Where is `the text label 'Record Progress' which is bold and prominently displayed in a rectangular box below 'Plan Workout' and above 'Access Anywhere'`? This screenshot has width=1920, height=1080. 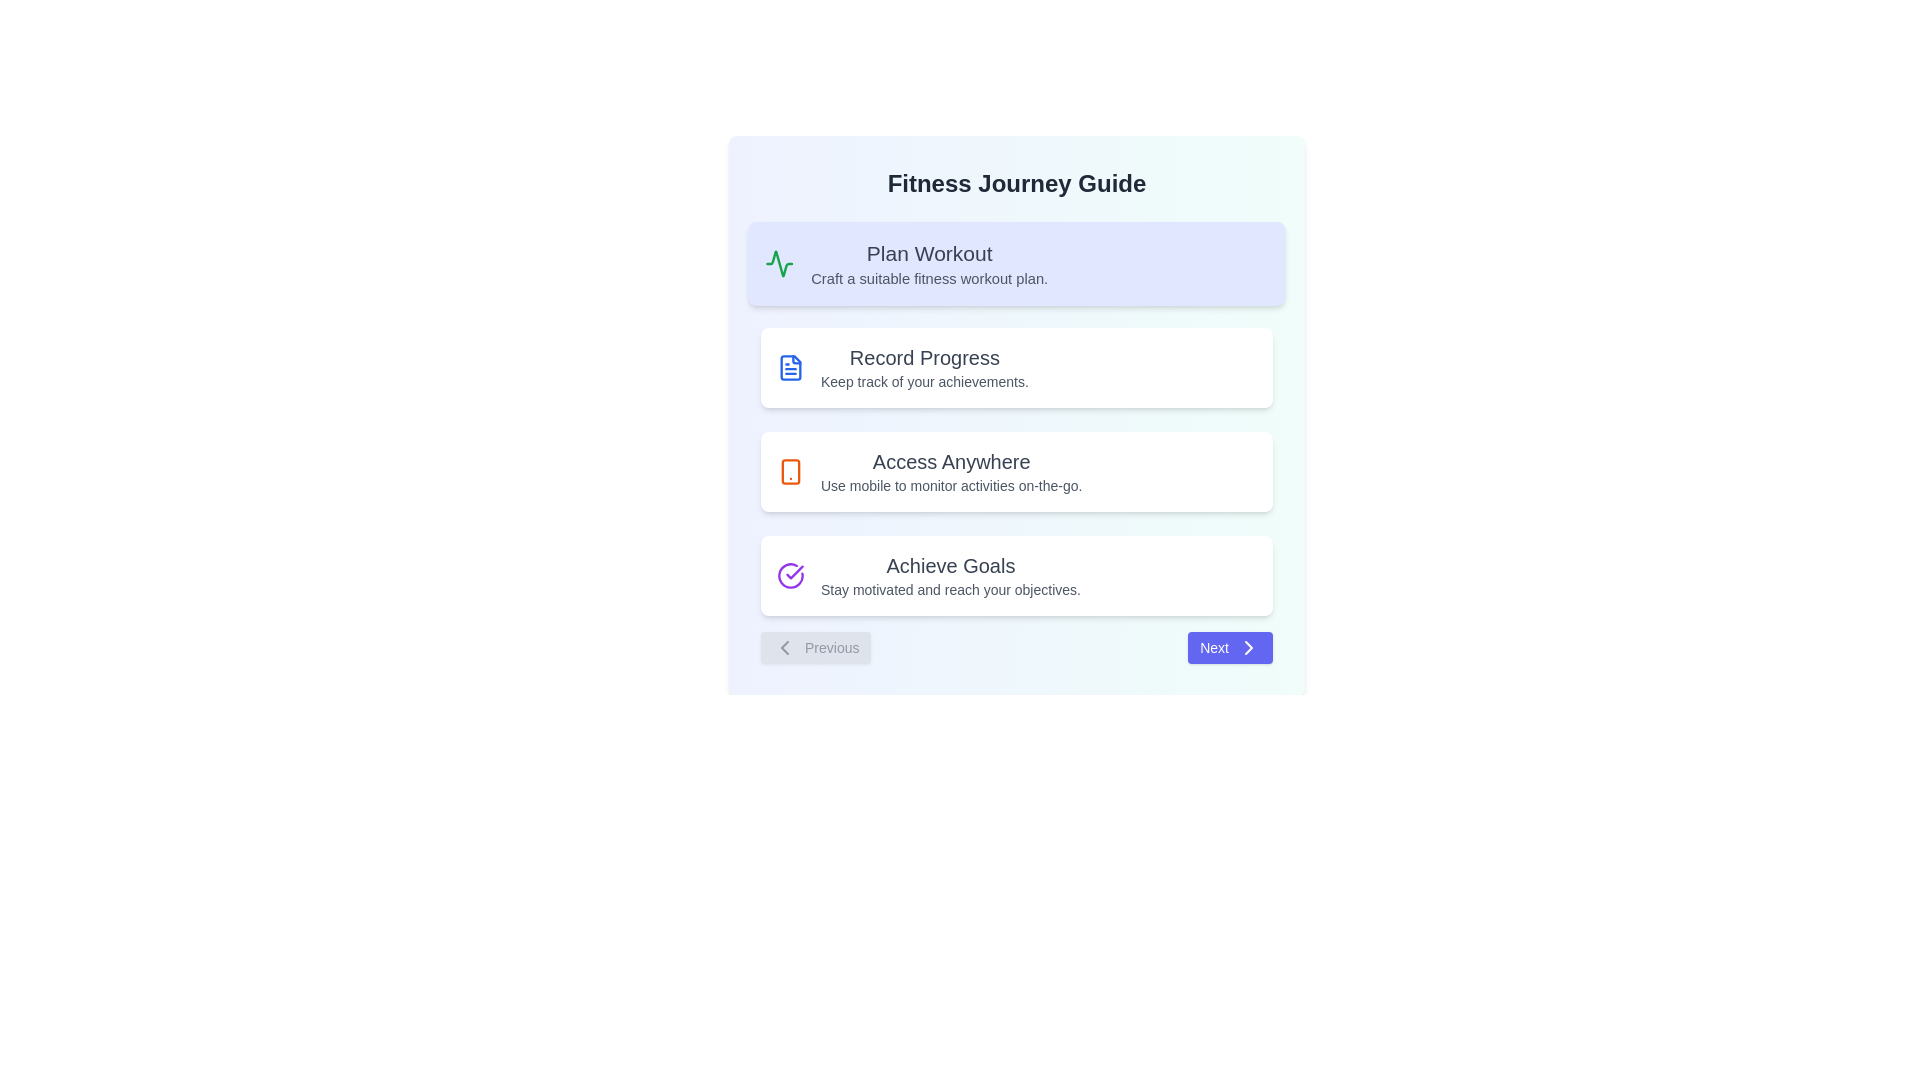
the text label 'Record Progress' which is bold and prominently displayed in a rectangular box below 'Plan Workout' and above 'Access Anywhere' is located at coordinates (923, 357).